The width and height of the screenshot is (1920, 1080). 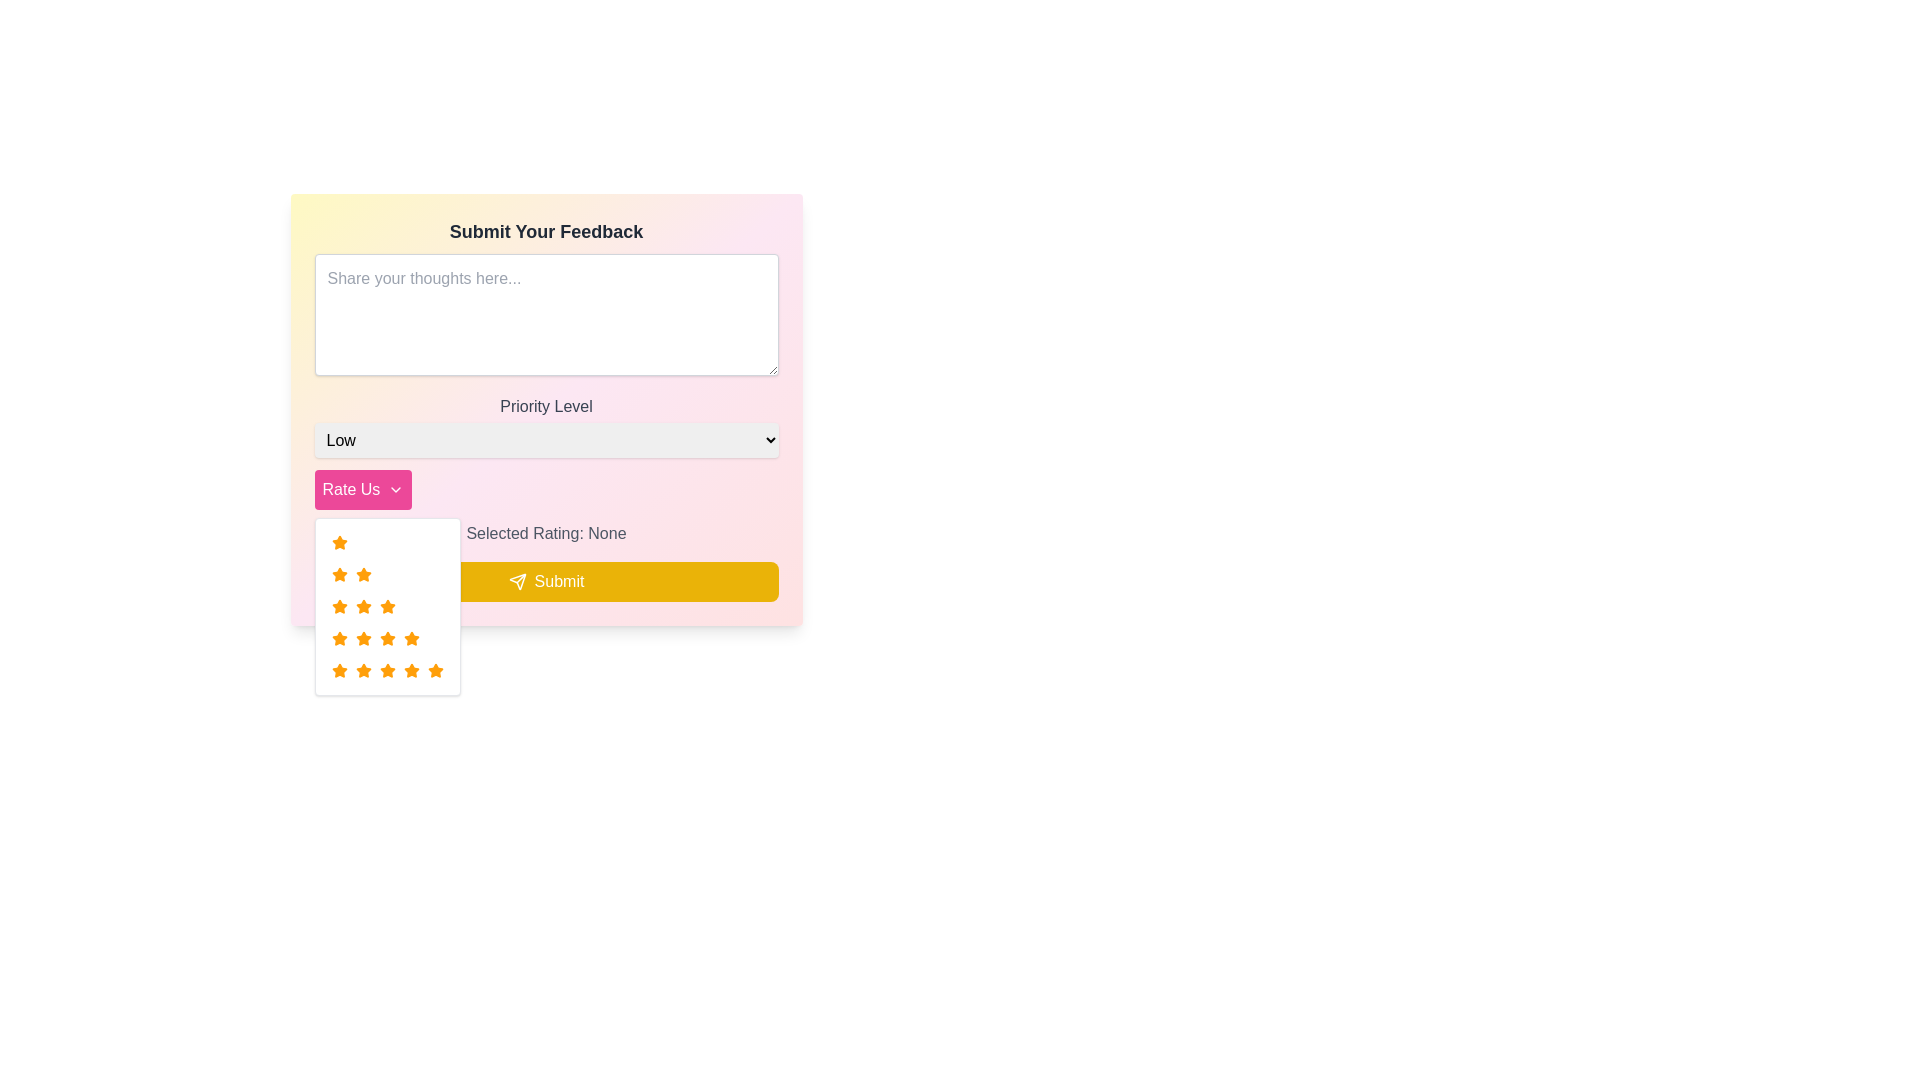 What do you see at coordinates (339, 639) in the screenshot?
I see `the star icon located` at bounding box center [339, 639].